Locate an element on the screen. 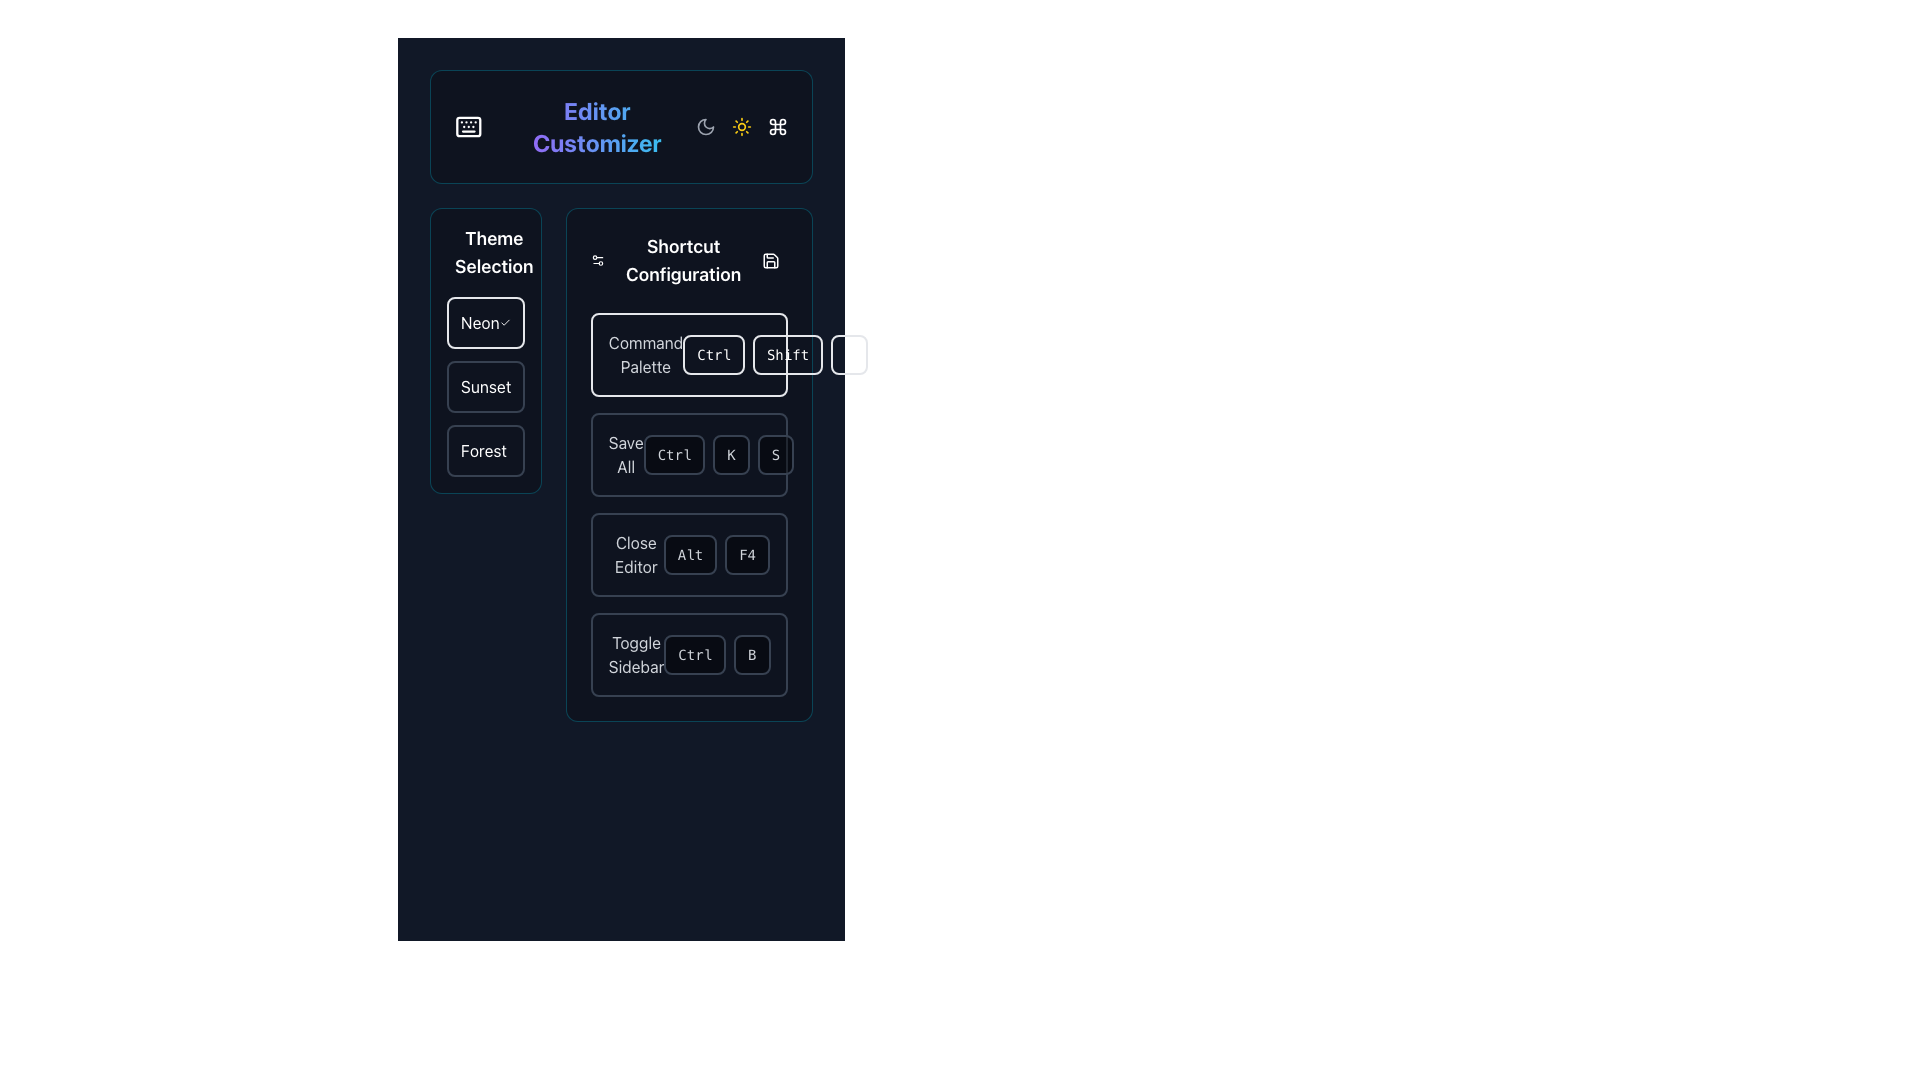  the 'Sunset' button, which is styled in bold, capitalized text and is the second option in the 'Theme Selection' section is located at coordinates (485, 386).